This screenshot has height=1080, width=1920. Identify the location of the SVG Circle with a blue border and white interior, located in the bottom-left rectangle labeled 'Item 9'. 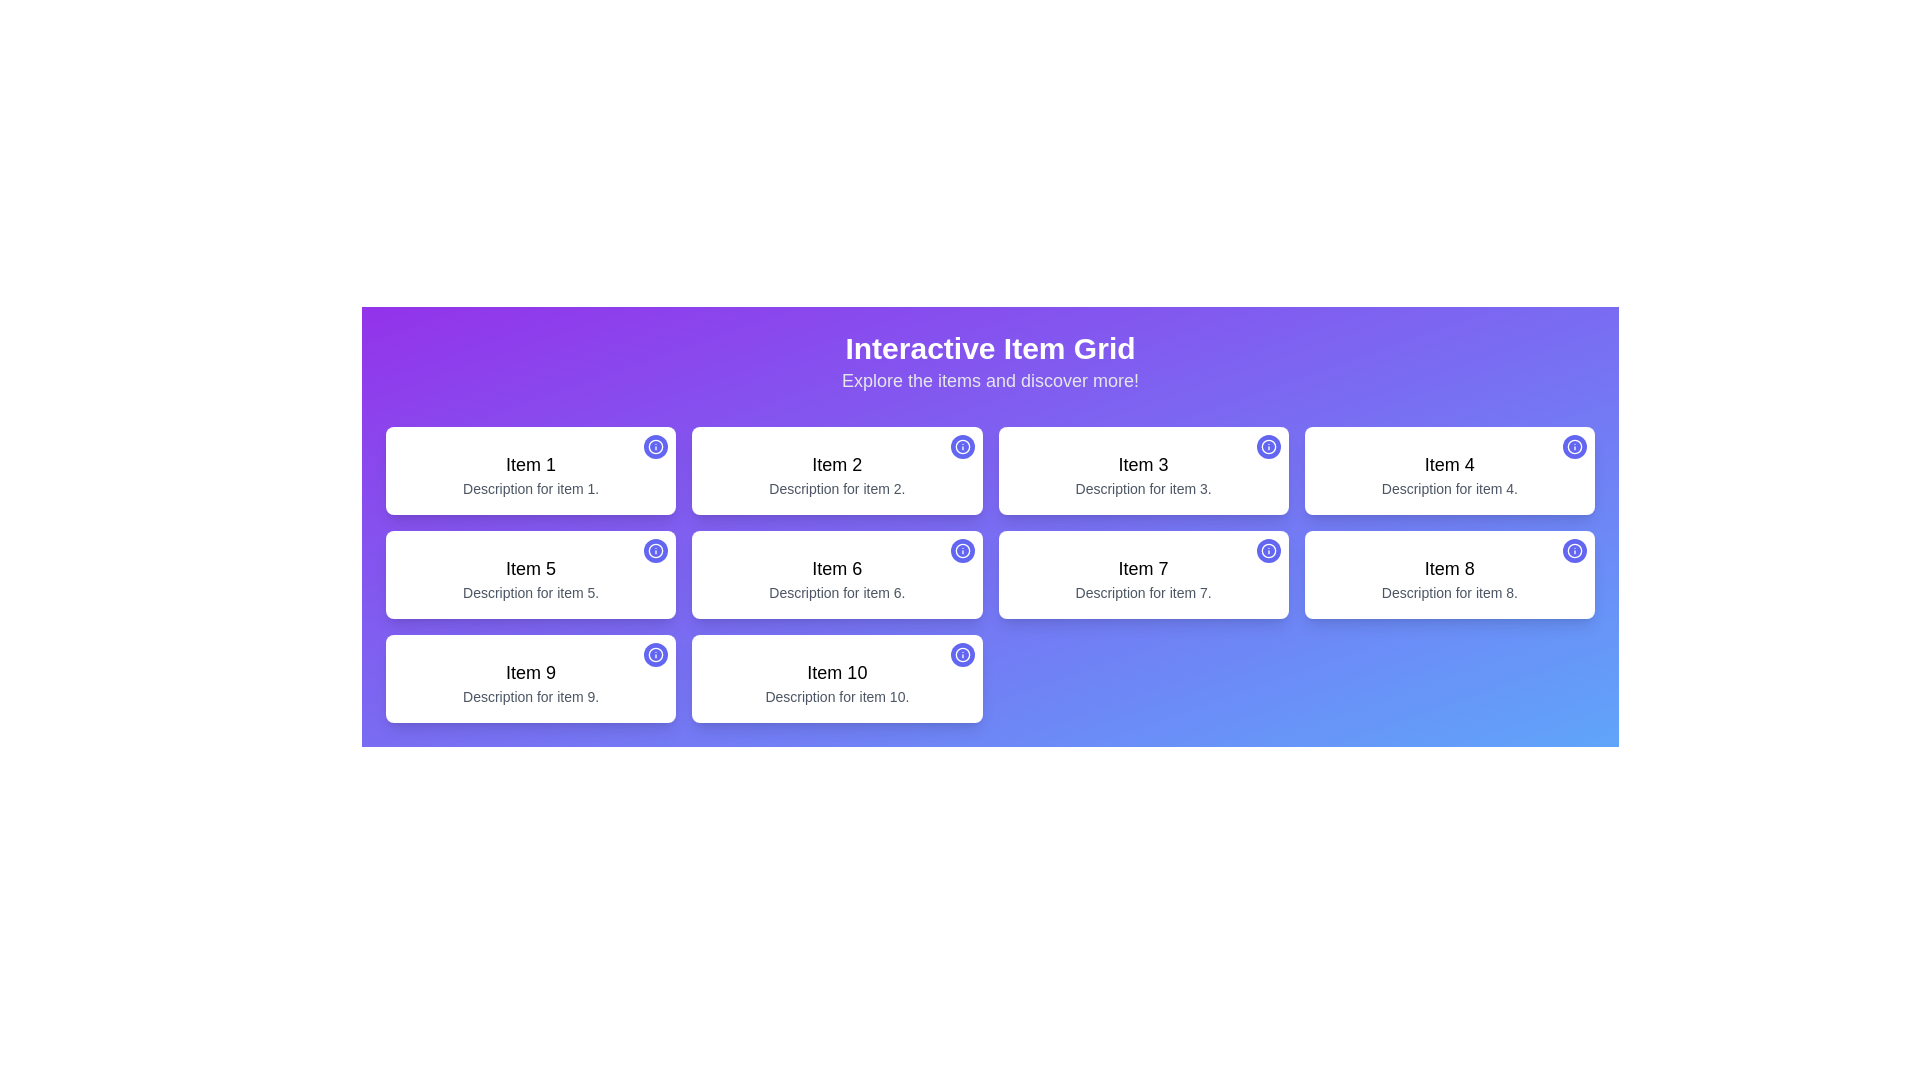
(656, 655).